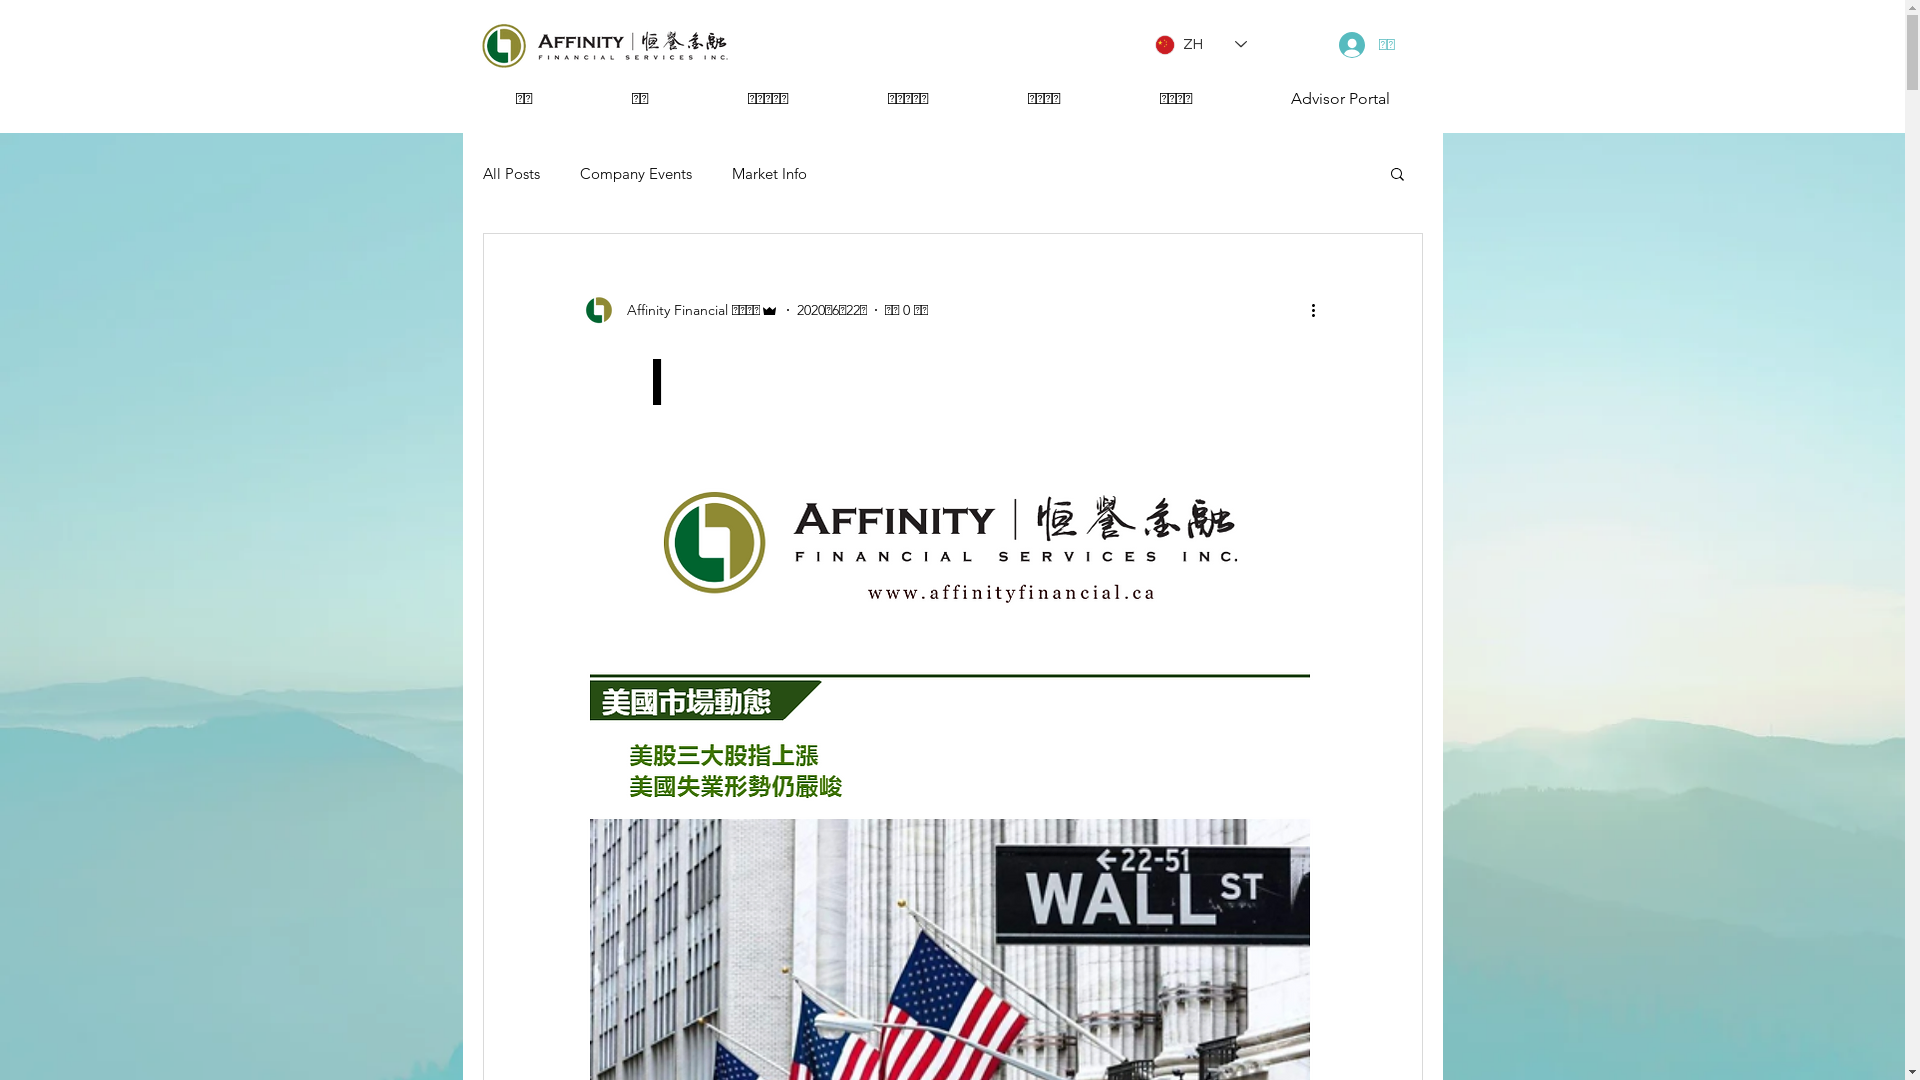 The height and width of the screenshot is (1080, 1920). What do you see at coordinates (634, 172) in the screenshot?
I see `'Company Events'` at bounding box center [634, 172].